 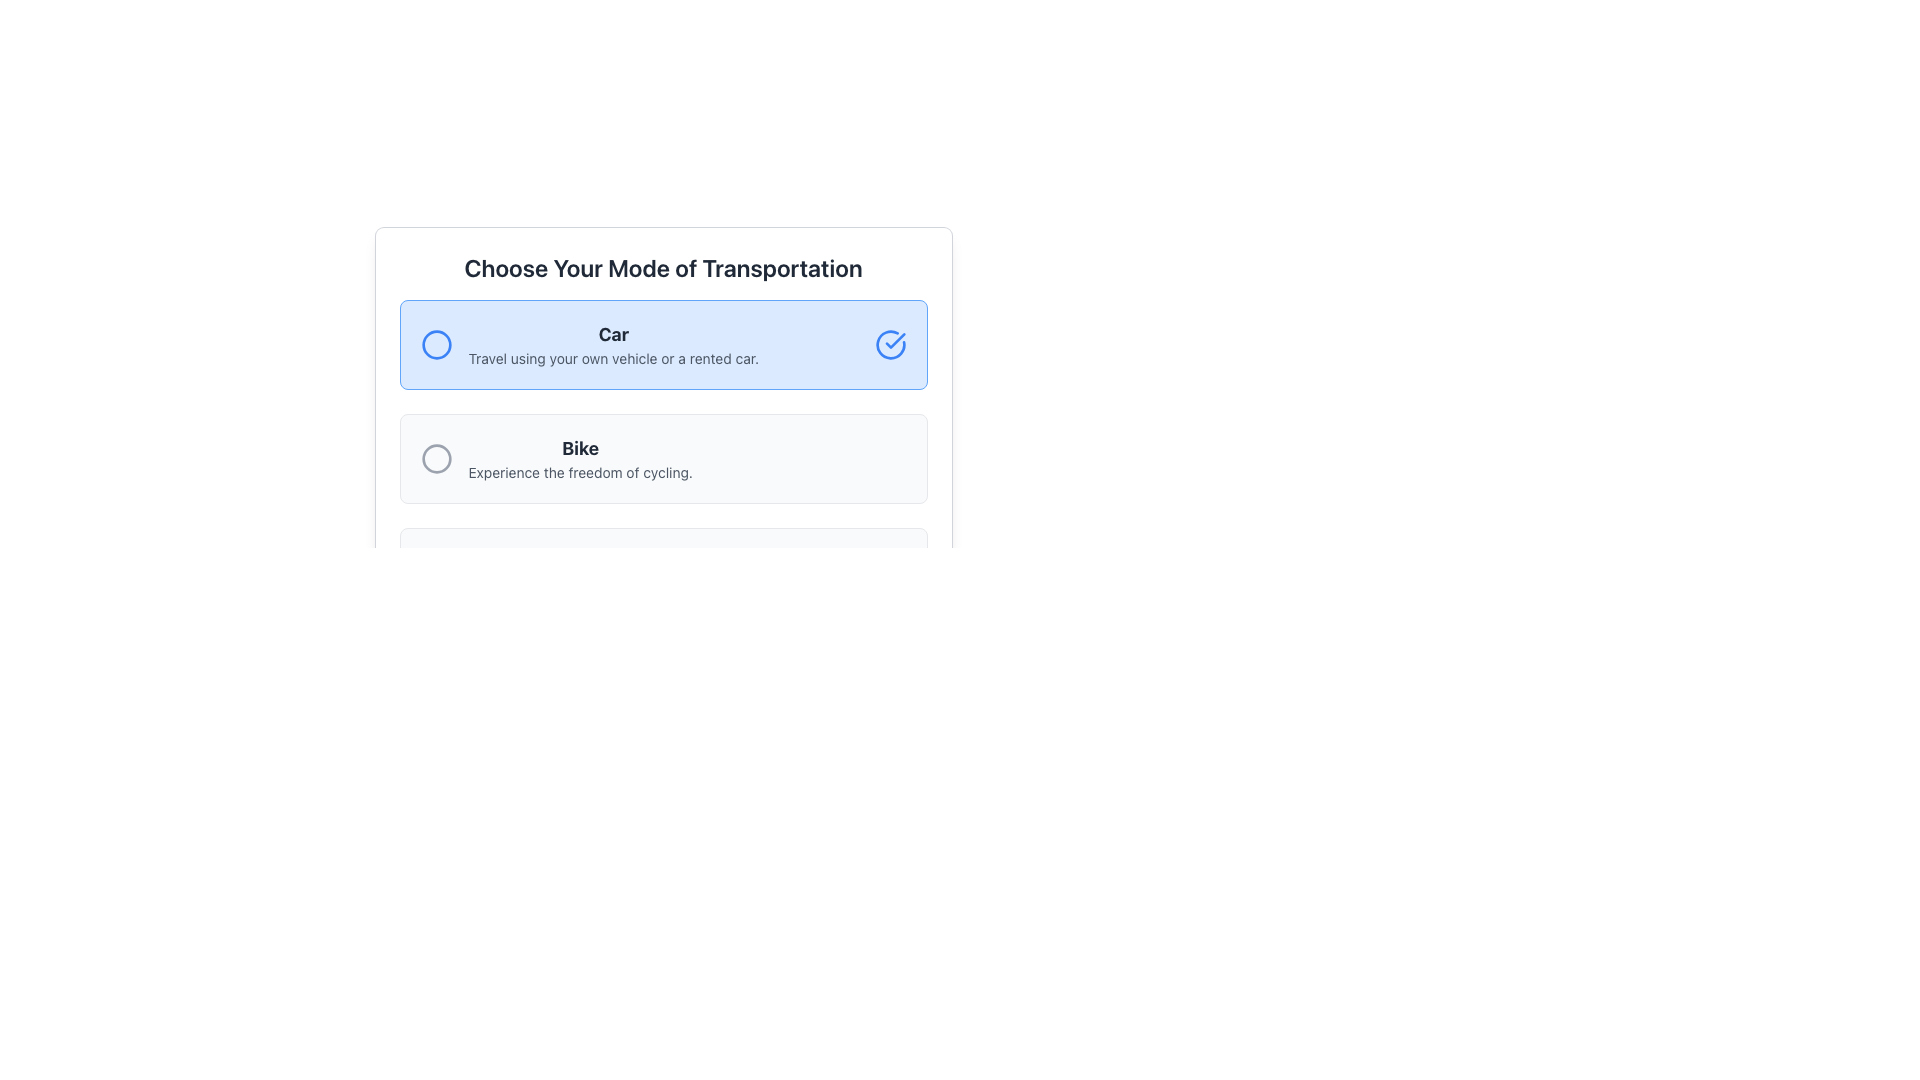 I want to click on the text label that serves as the header for the 'Bike' option in the transportation selection menu, which is positioned directly above a descriptive paragraph, so click(x=579, y=447).